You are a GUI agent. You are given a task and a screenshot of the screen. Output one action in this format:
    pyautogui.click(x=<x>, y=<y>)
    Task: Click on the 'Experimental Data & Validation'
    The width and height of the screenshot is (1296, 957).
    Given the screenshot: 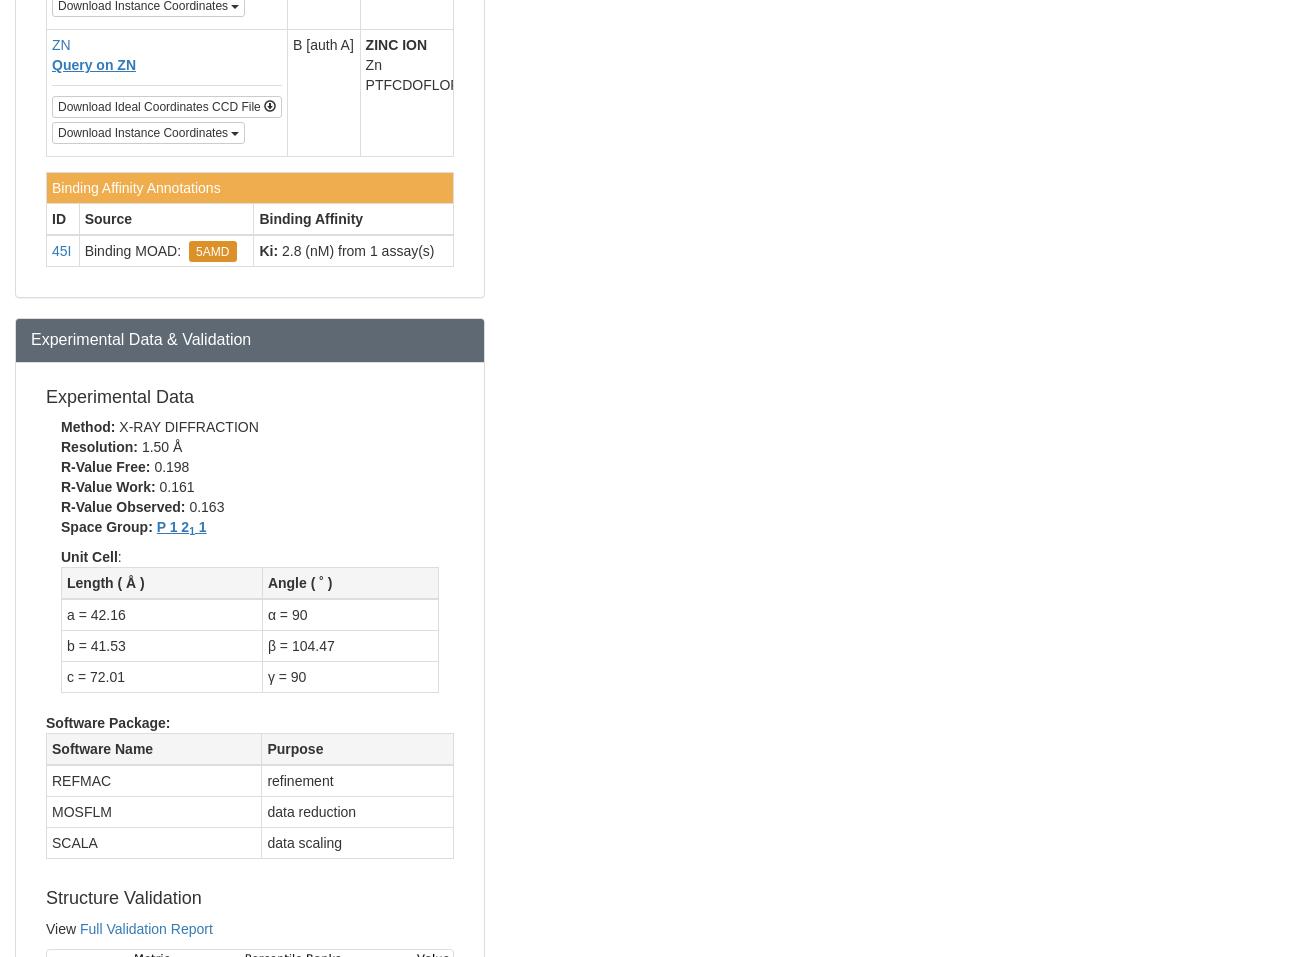 What is the action you would take?
    pyautogui.click(x=141, y=338)
    